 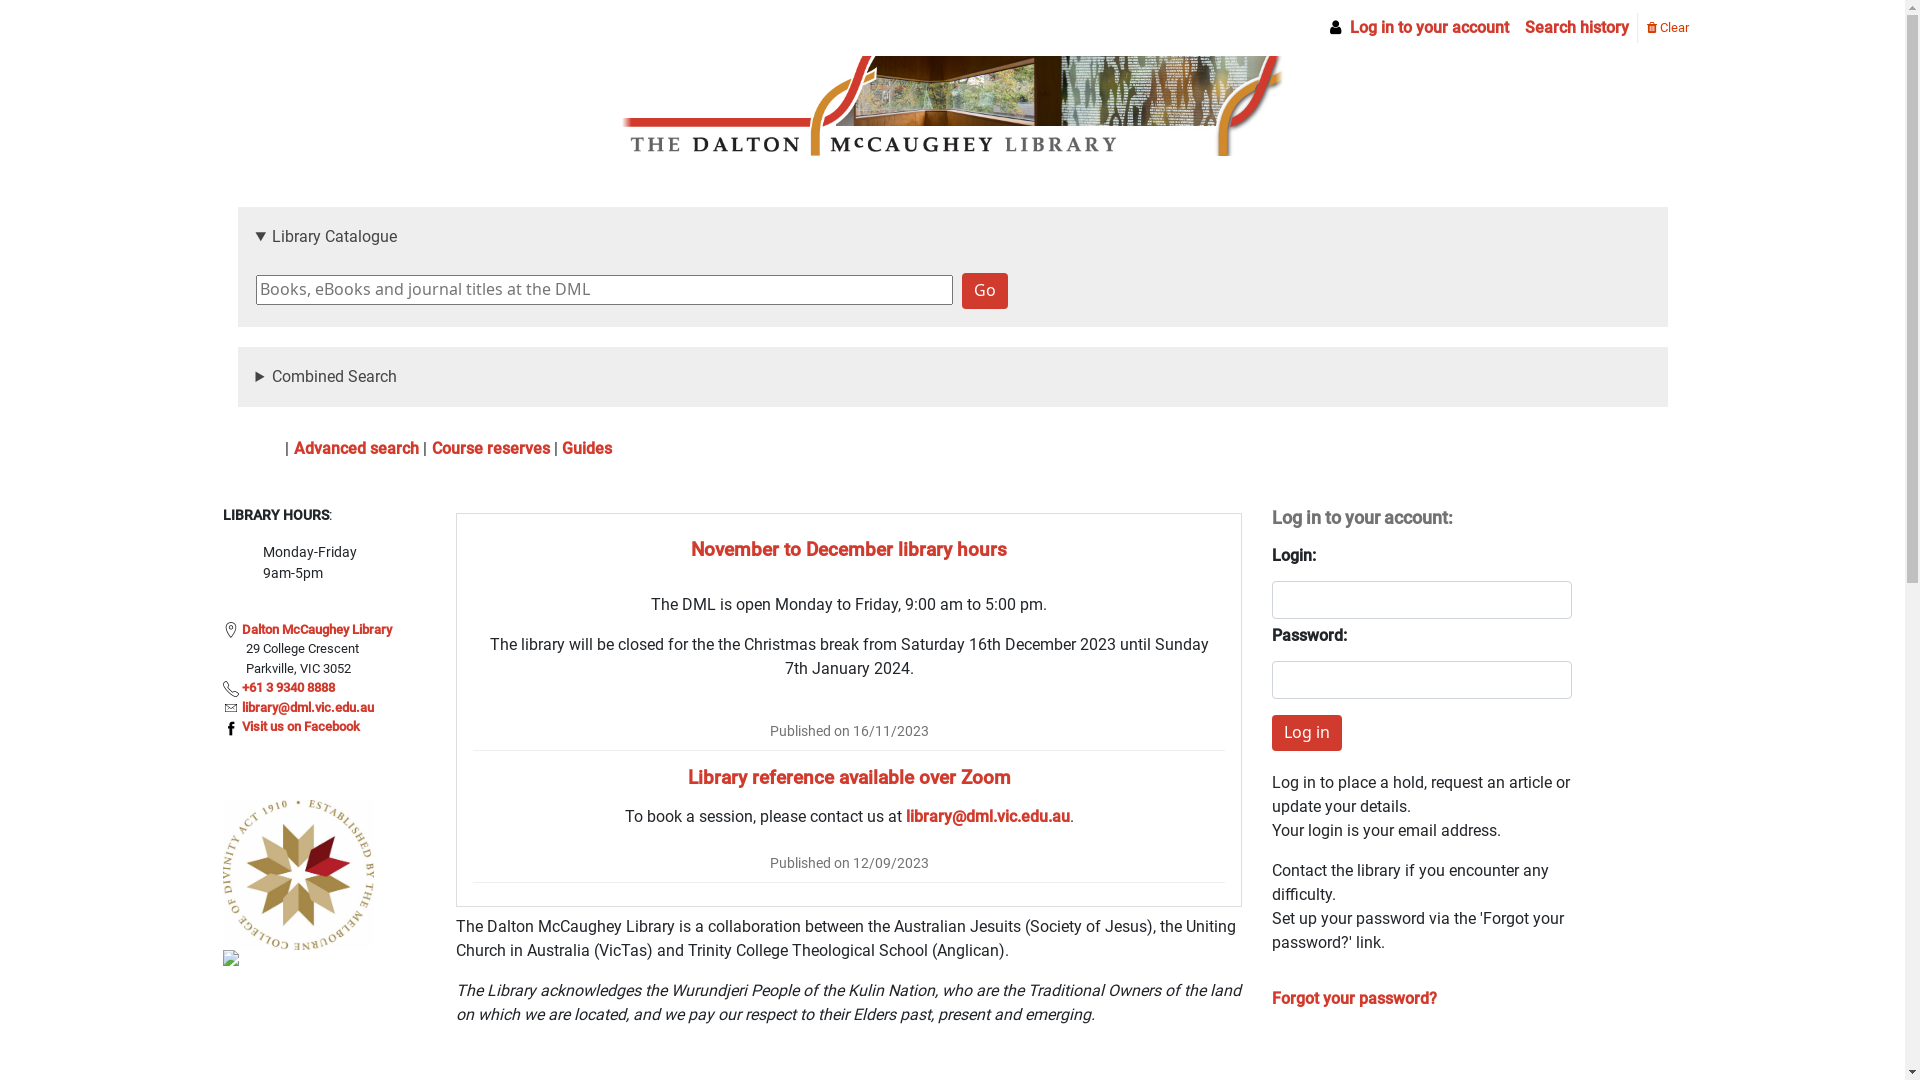 I want to click on 'Clear', so click(x=1666, y=27).